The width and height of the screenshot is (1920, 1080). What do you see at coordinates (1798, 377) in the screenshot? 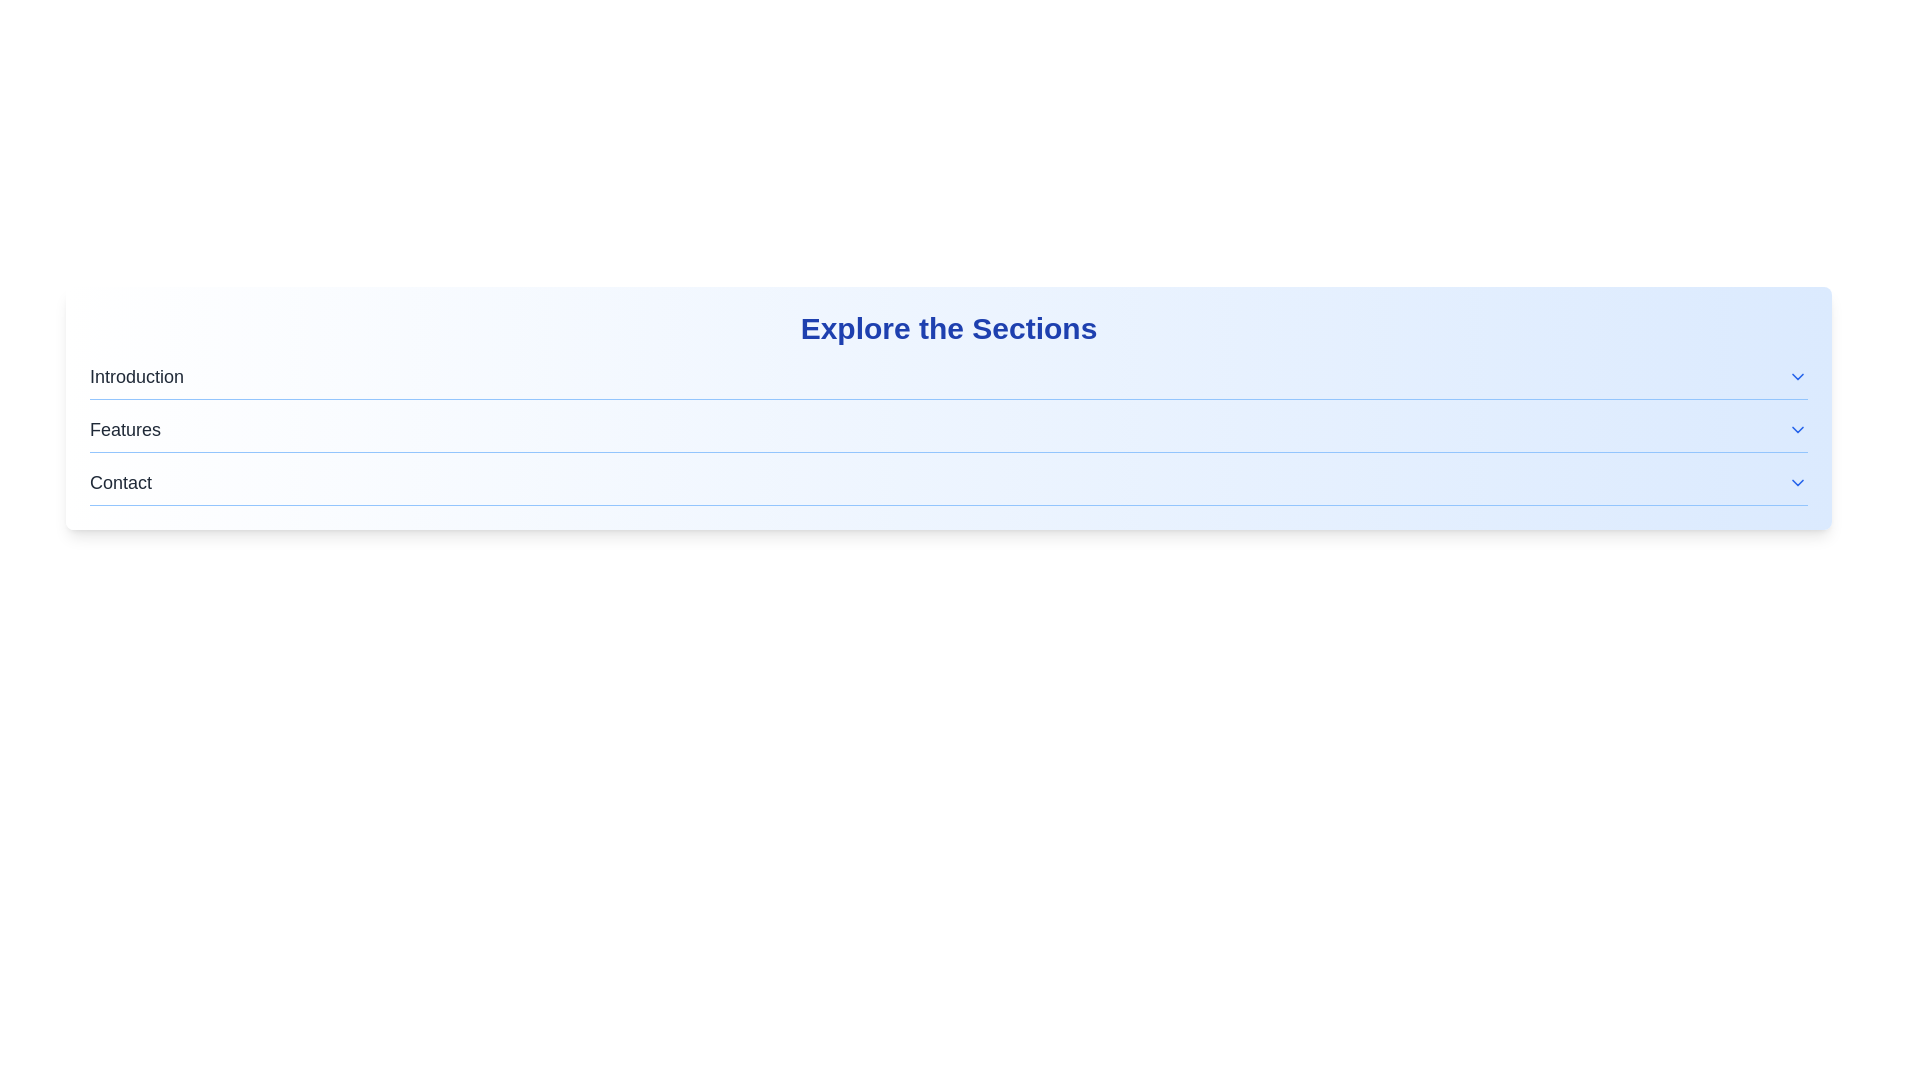
I see `the blue chevron-down icon located at the far right edge of the 'Introduction' section header` at bounding box center [1798, 377].